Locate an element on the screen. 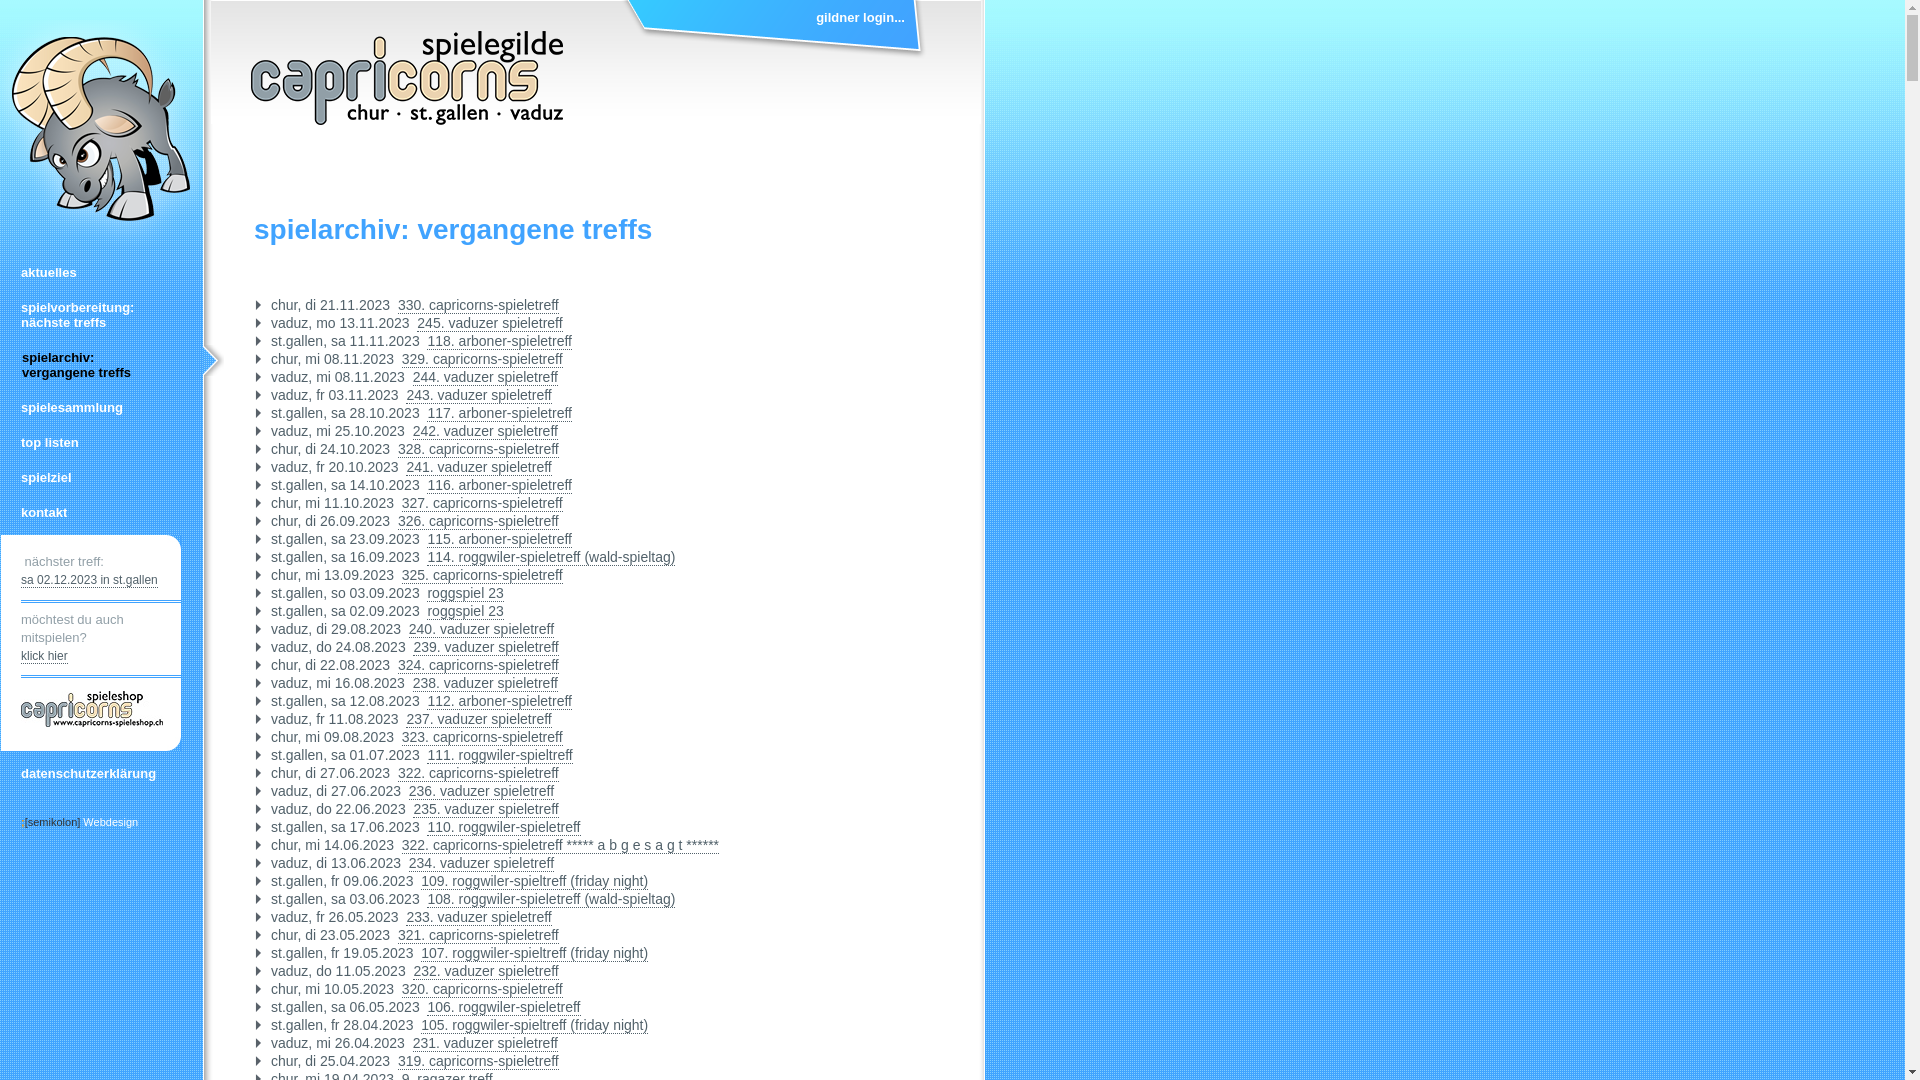 The width and height of the screenshot is (1920, 1080). 'klick hier' is located at coordinates (44, 656).